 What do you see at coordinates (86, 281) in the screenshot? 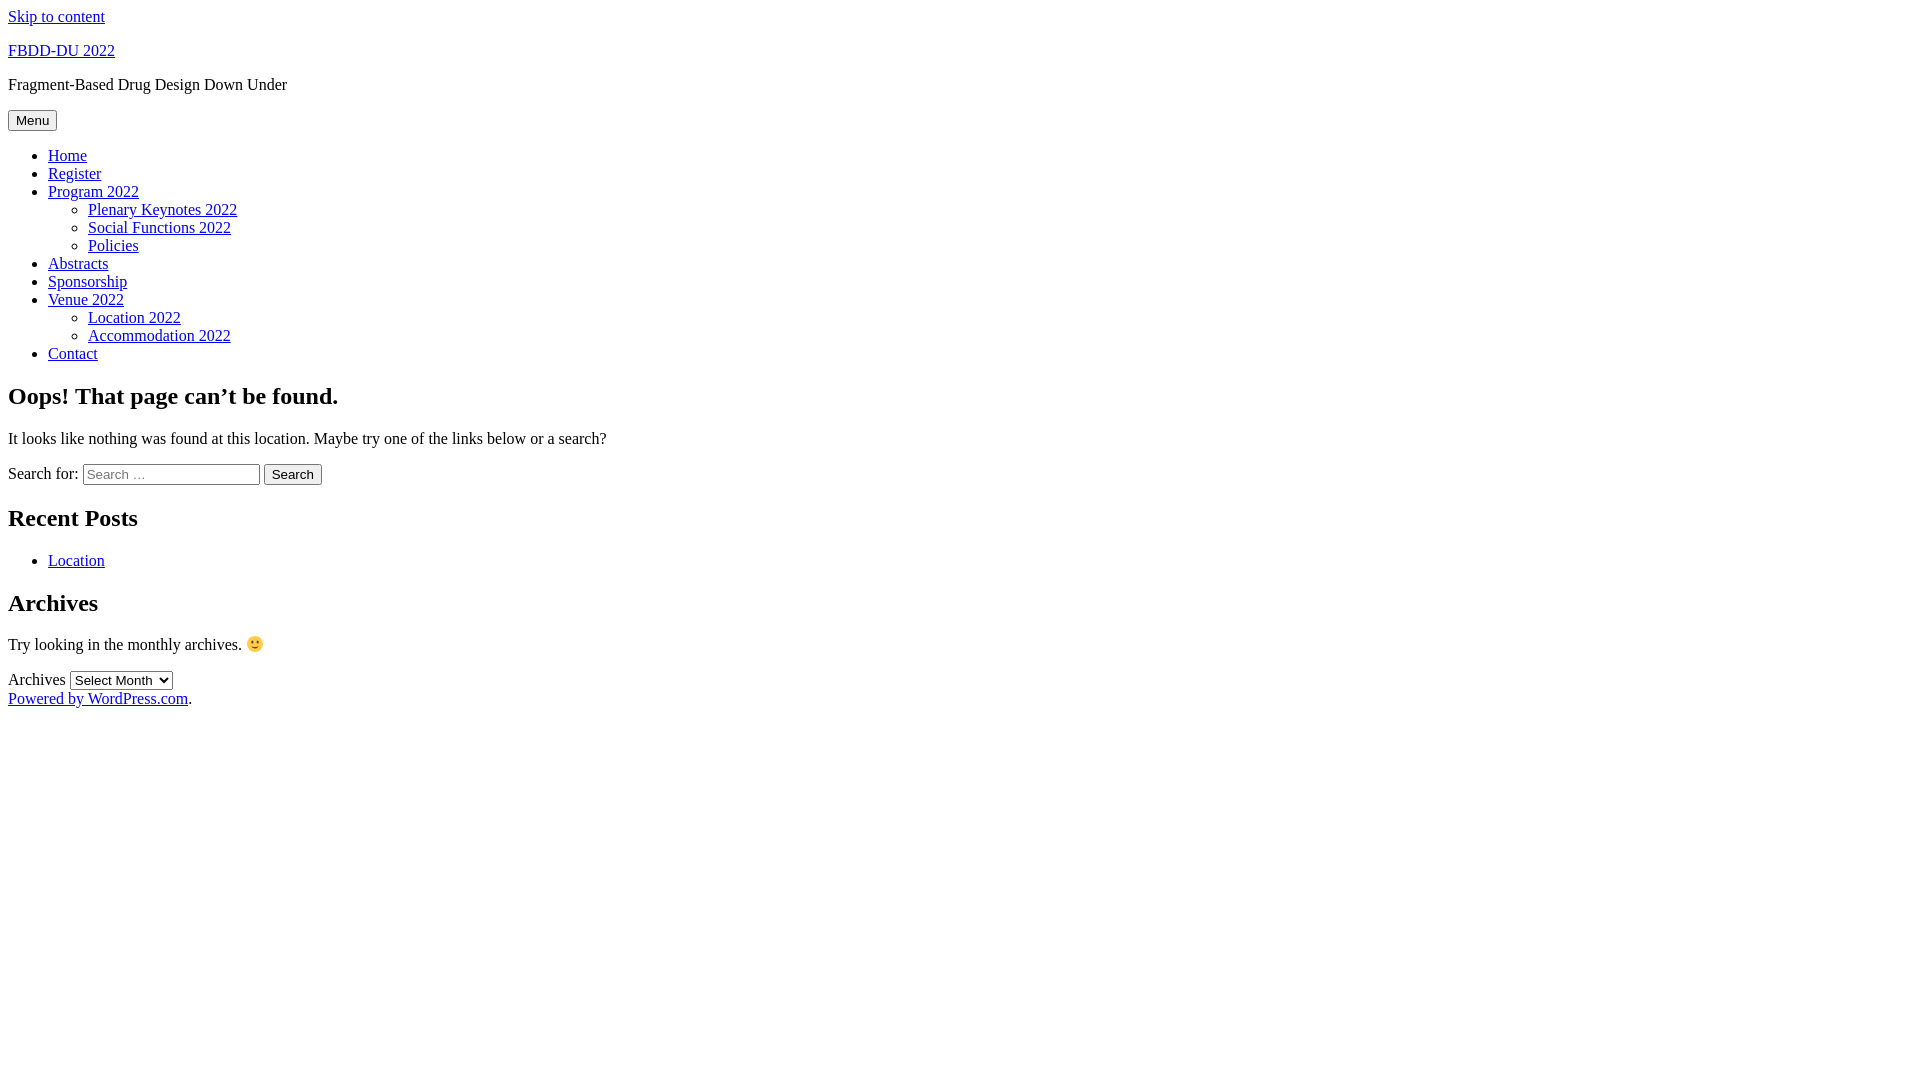
I see `'Sponsorship'` at bounding box center [86, 281].